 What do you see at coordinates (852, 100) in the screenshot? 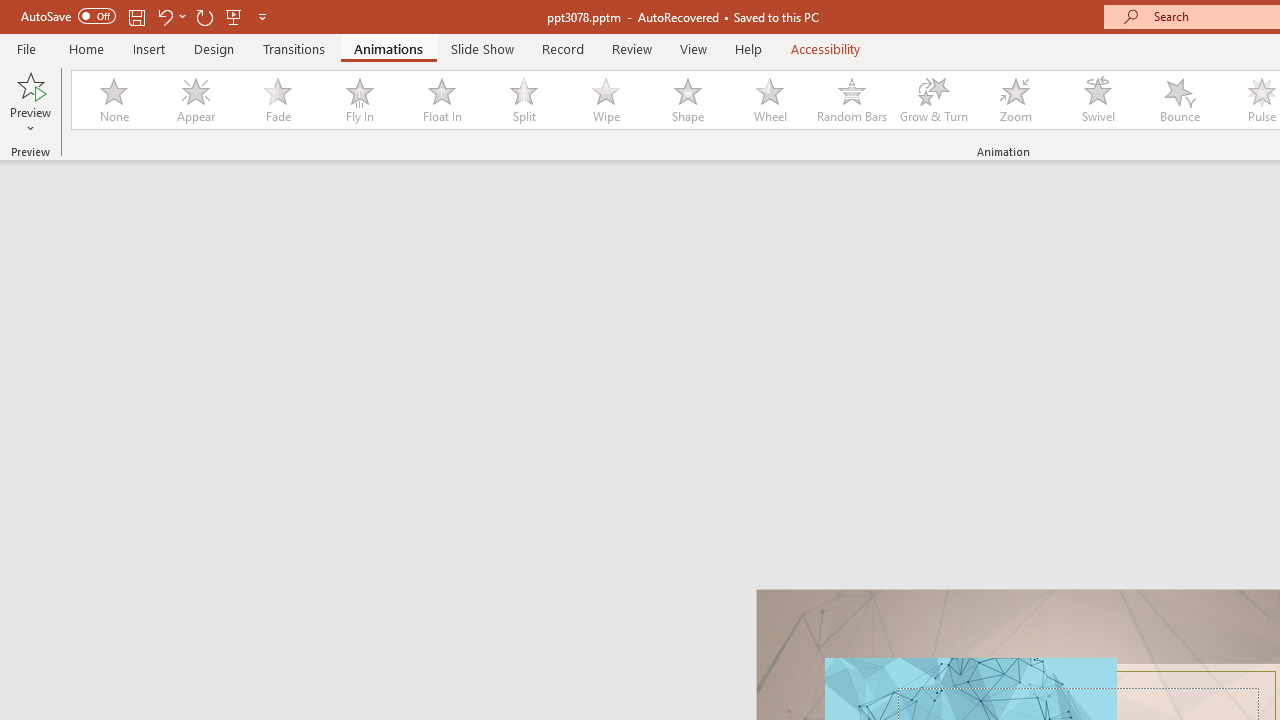
I see `'Random Bars'` at bounding box center [852, 100].